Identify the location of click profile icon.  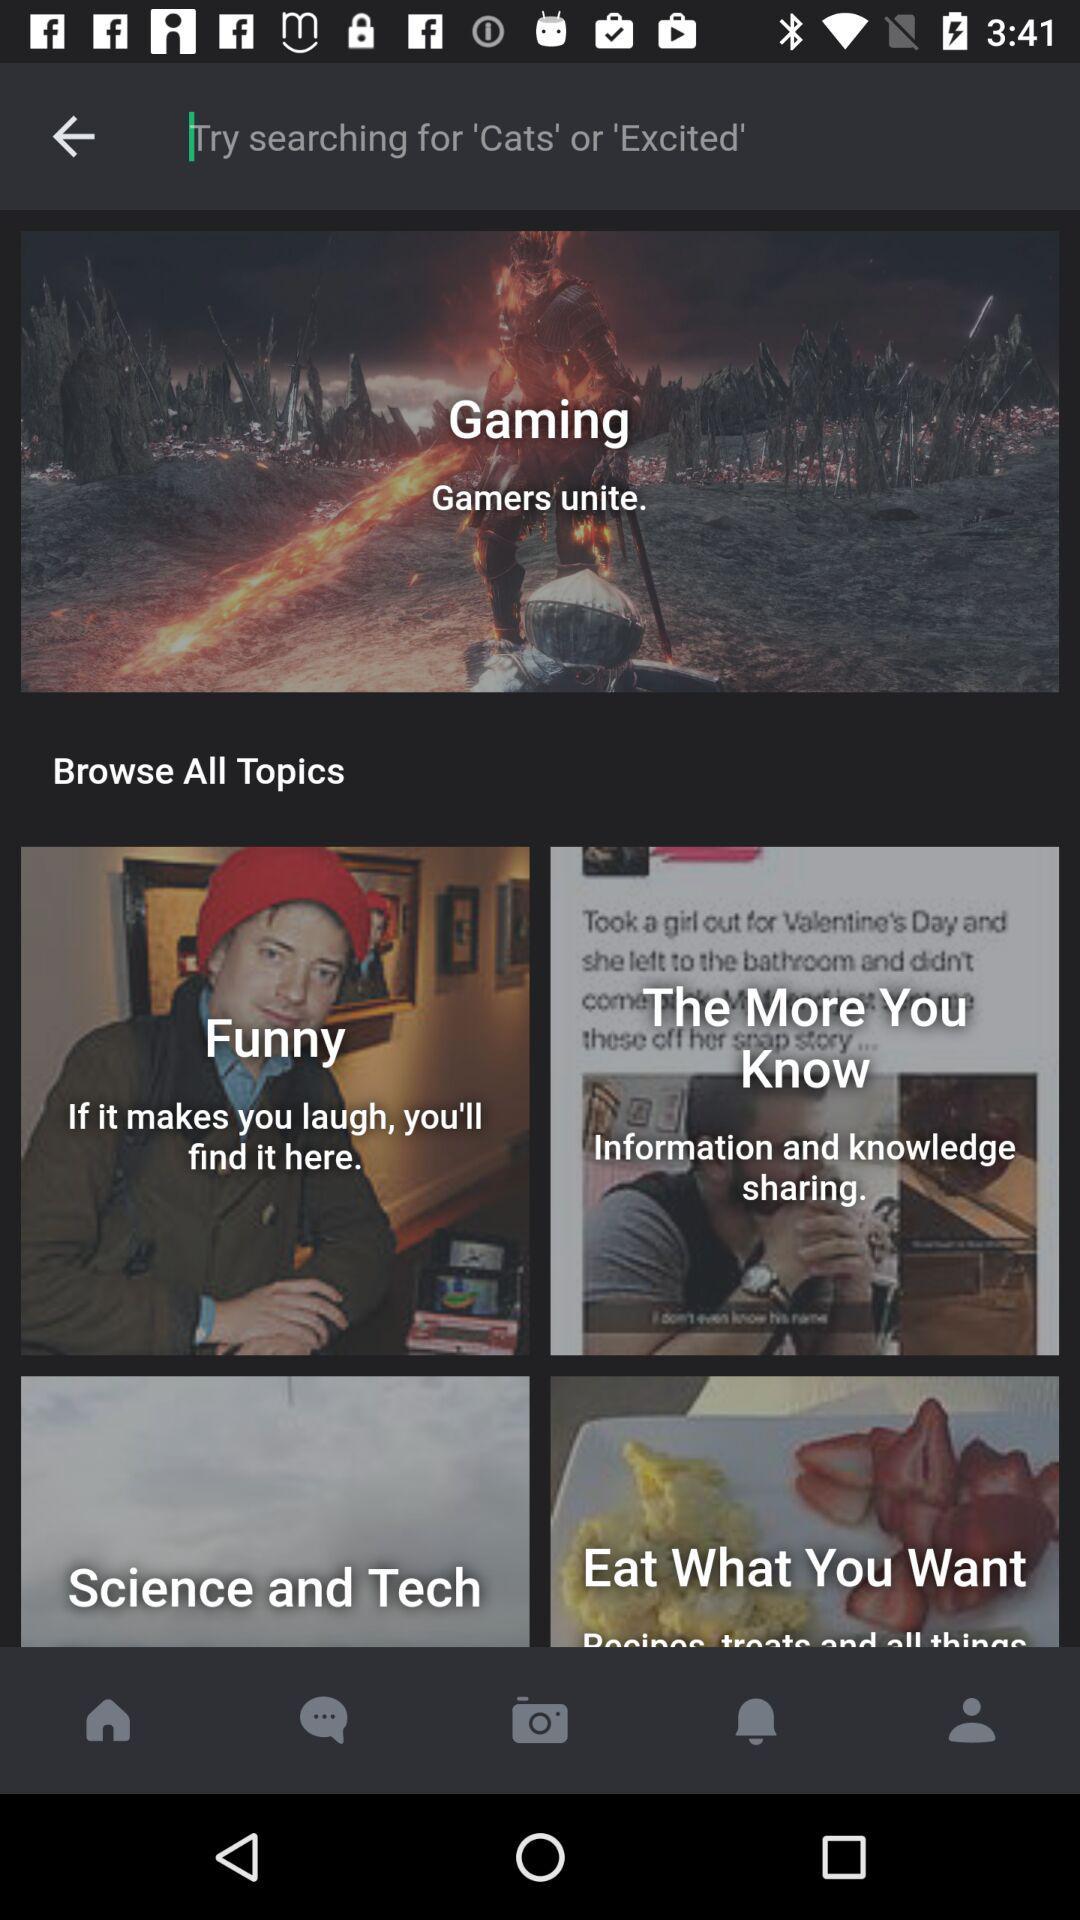
(971, 1719).